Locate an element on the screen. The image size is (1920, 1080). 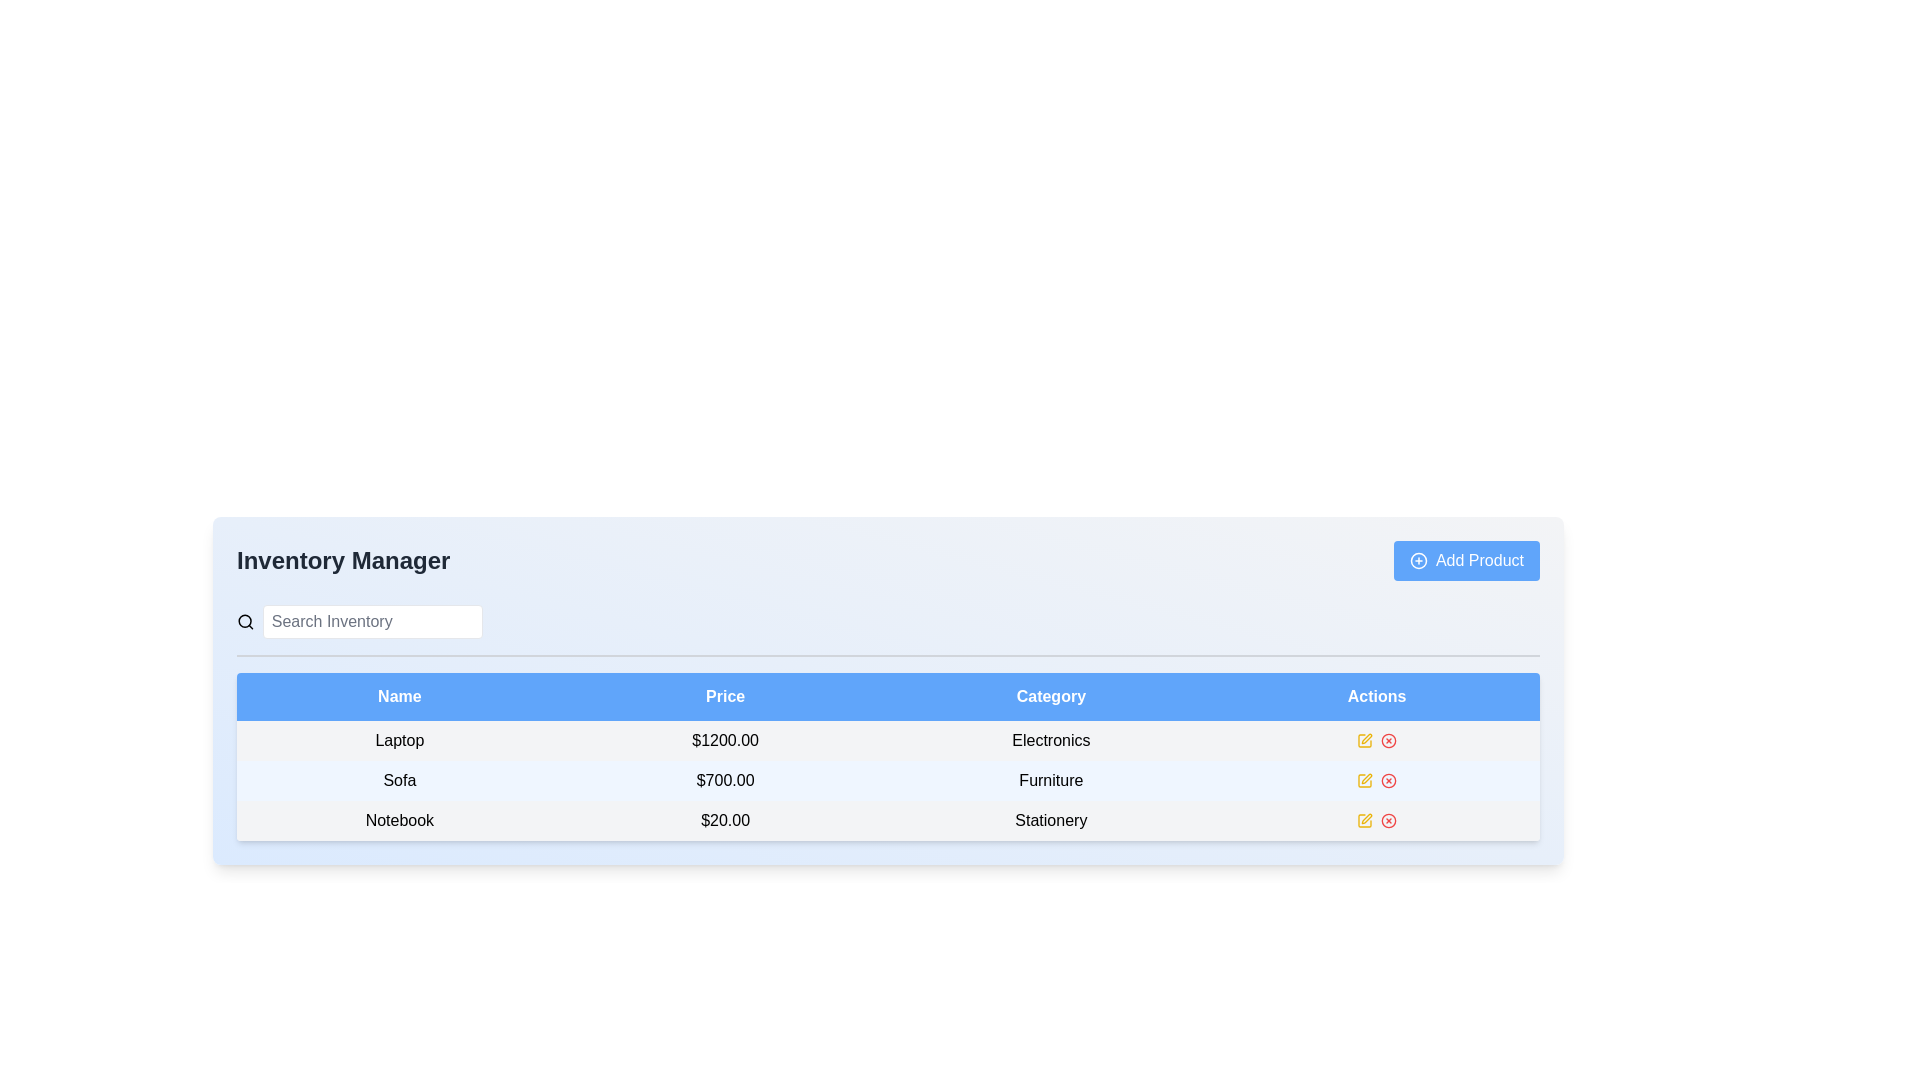
the edit button, styled in yellow, in the Row Action Control located in the Actions column of the first row, horizontally aligned with the Electronics category entry is located at coordinates (1376, 740).